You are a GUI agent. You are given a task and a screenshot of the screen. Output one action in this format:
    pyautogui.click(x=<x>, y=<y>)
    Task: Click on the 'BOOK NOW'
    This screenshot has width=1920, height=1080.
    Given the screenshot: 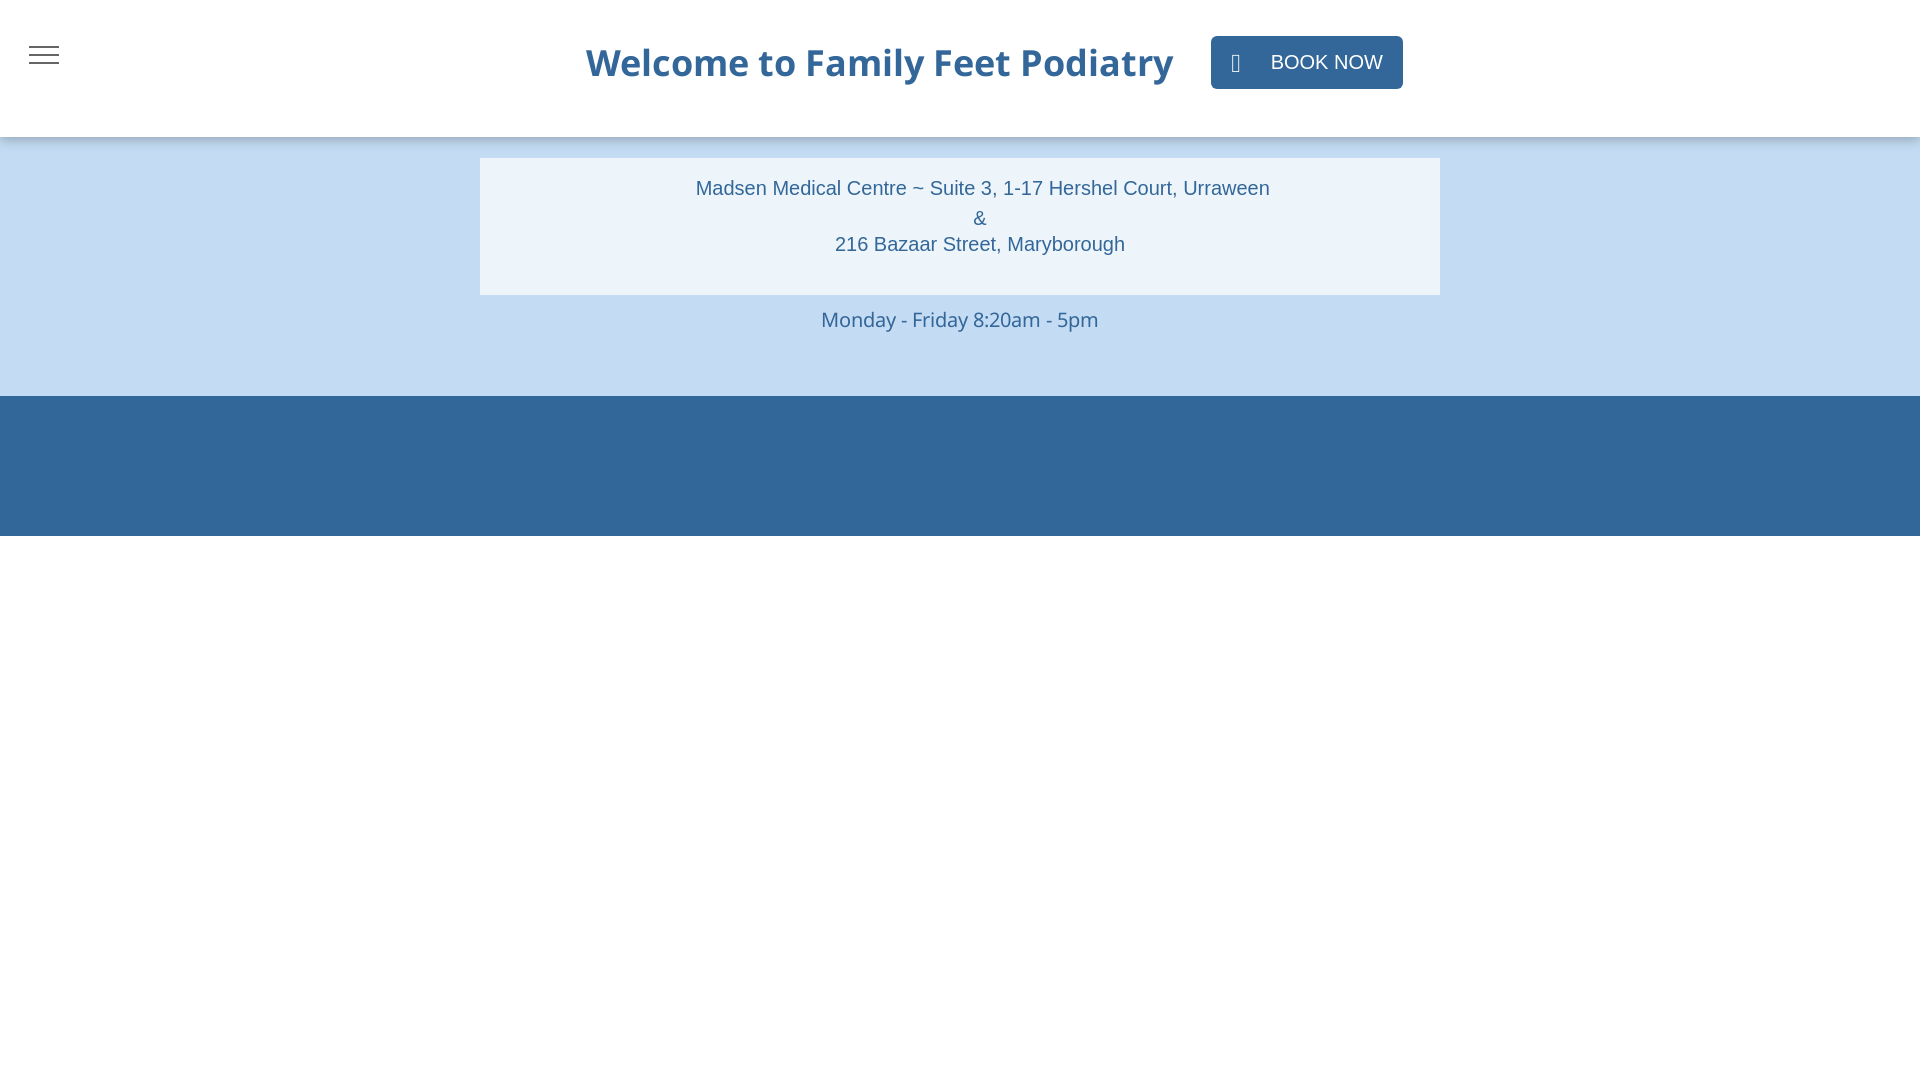 What is the action you would take?
    pyautogui.click(x=1306, y=61)
    